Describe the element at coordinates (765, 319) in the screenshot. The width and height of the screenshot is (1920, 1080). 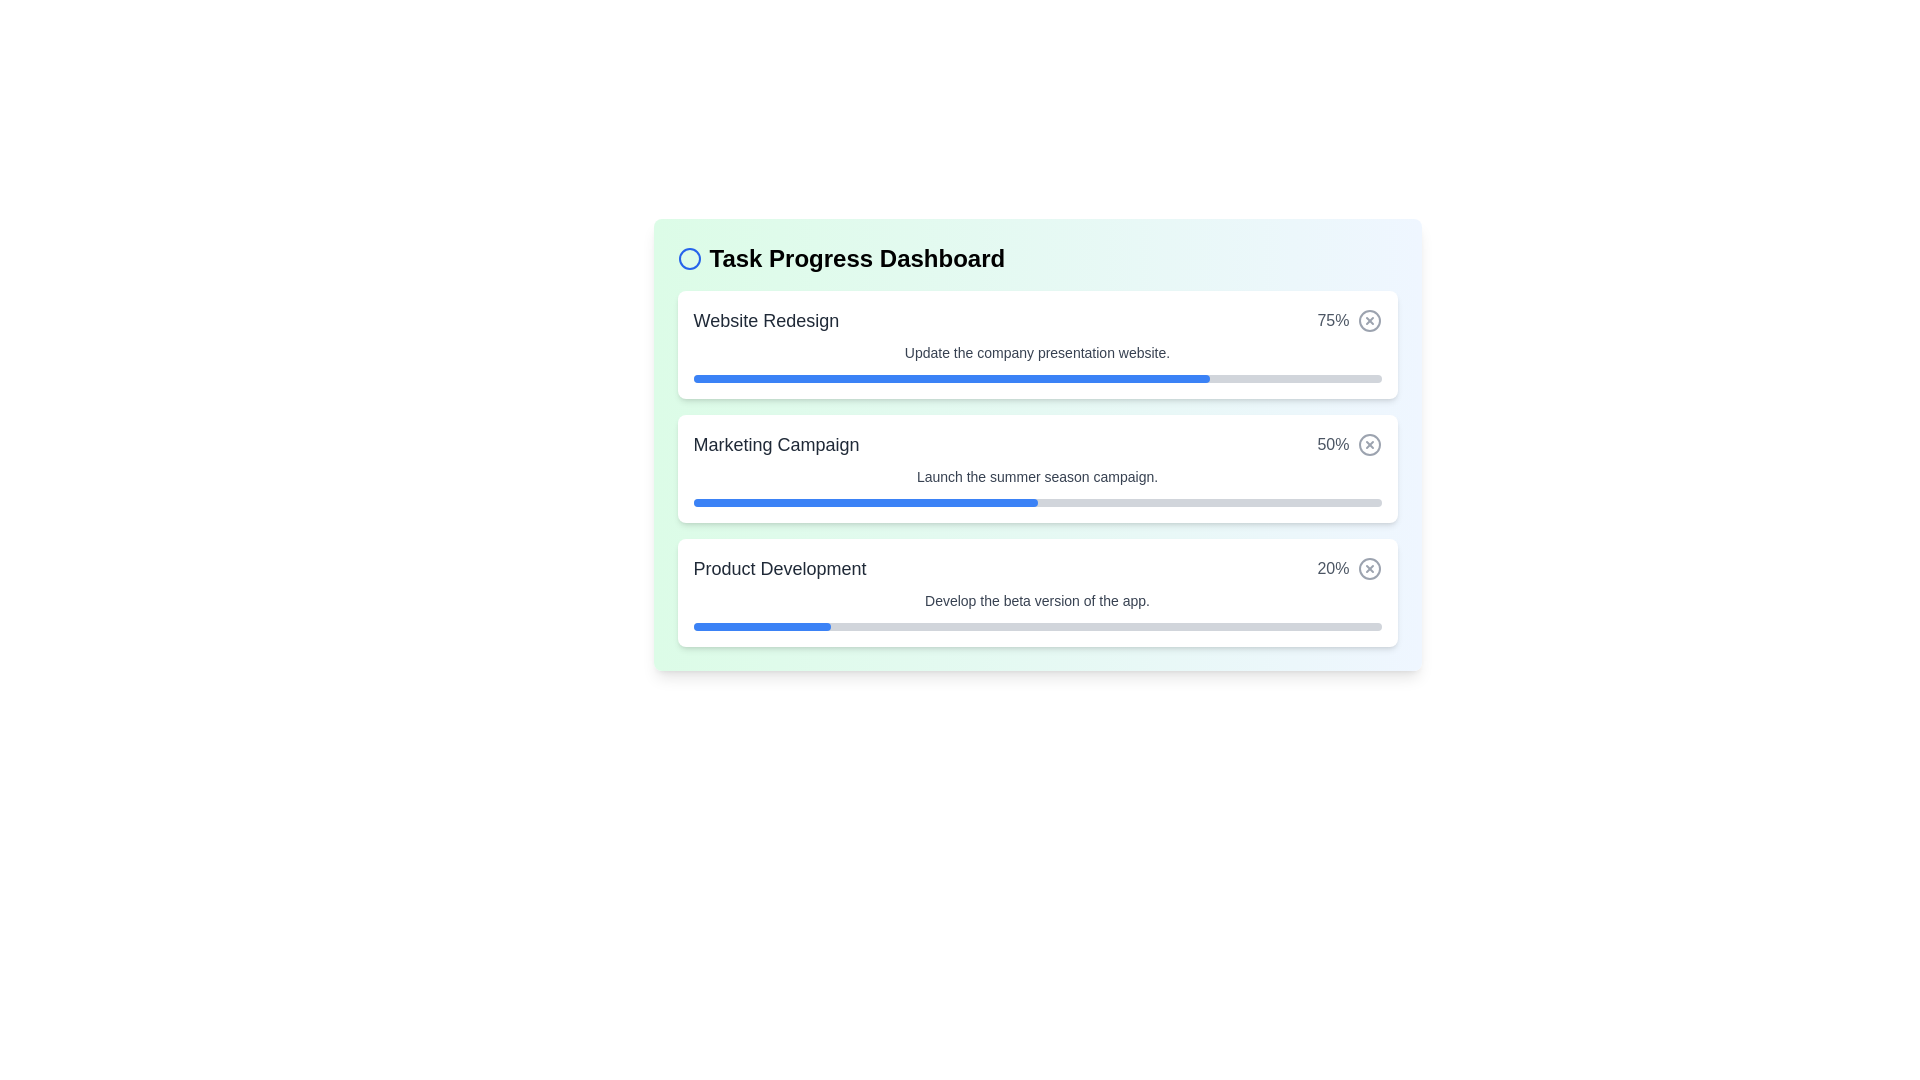
I see `the 'Website Redesign' text label located at the top left corner of the task card in the 'Task Progress Dashboard'` at that location.